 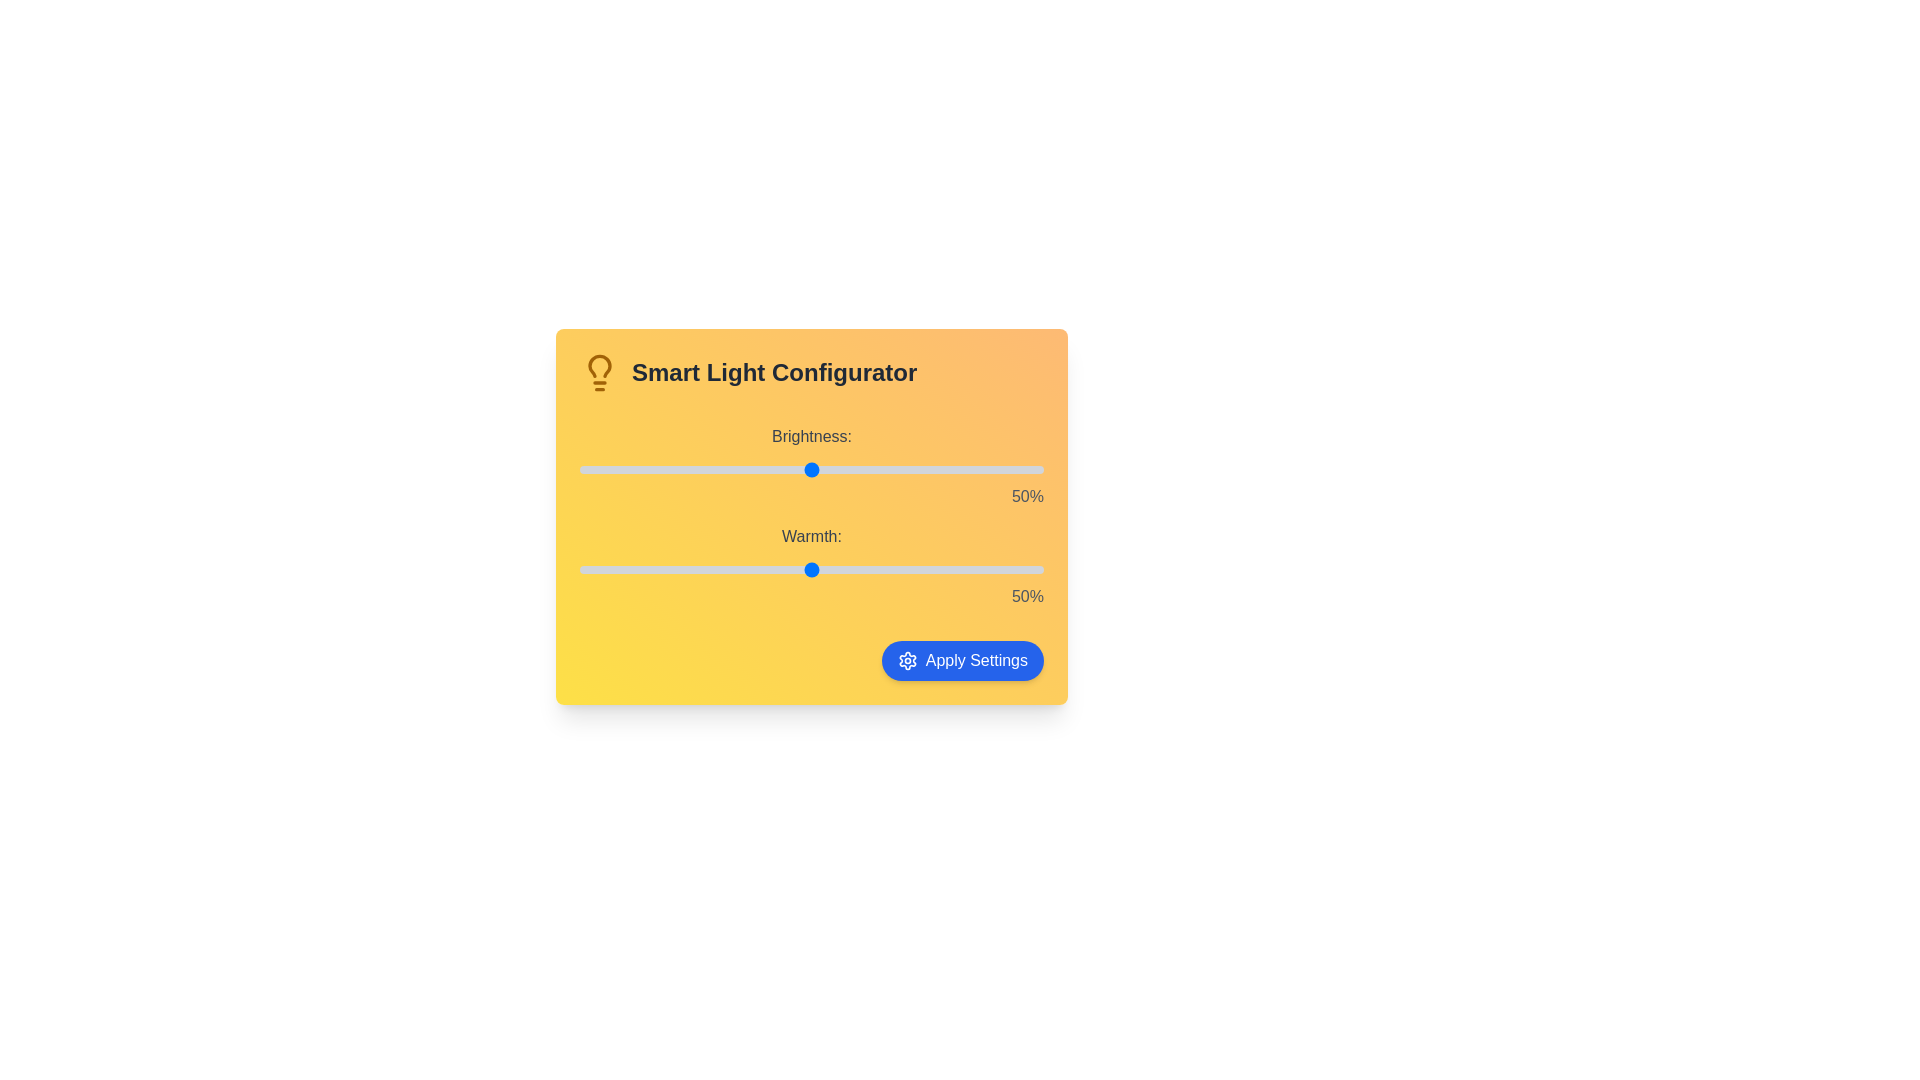 What do you see at coordinates (672, 470) in the screenshot?
I see `the brightness` at bounding box center [672, 470].